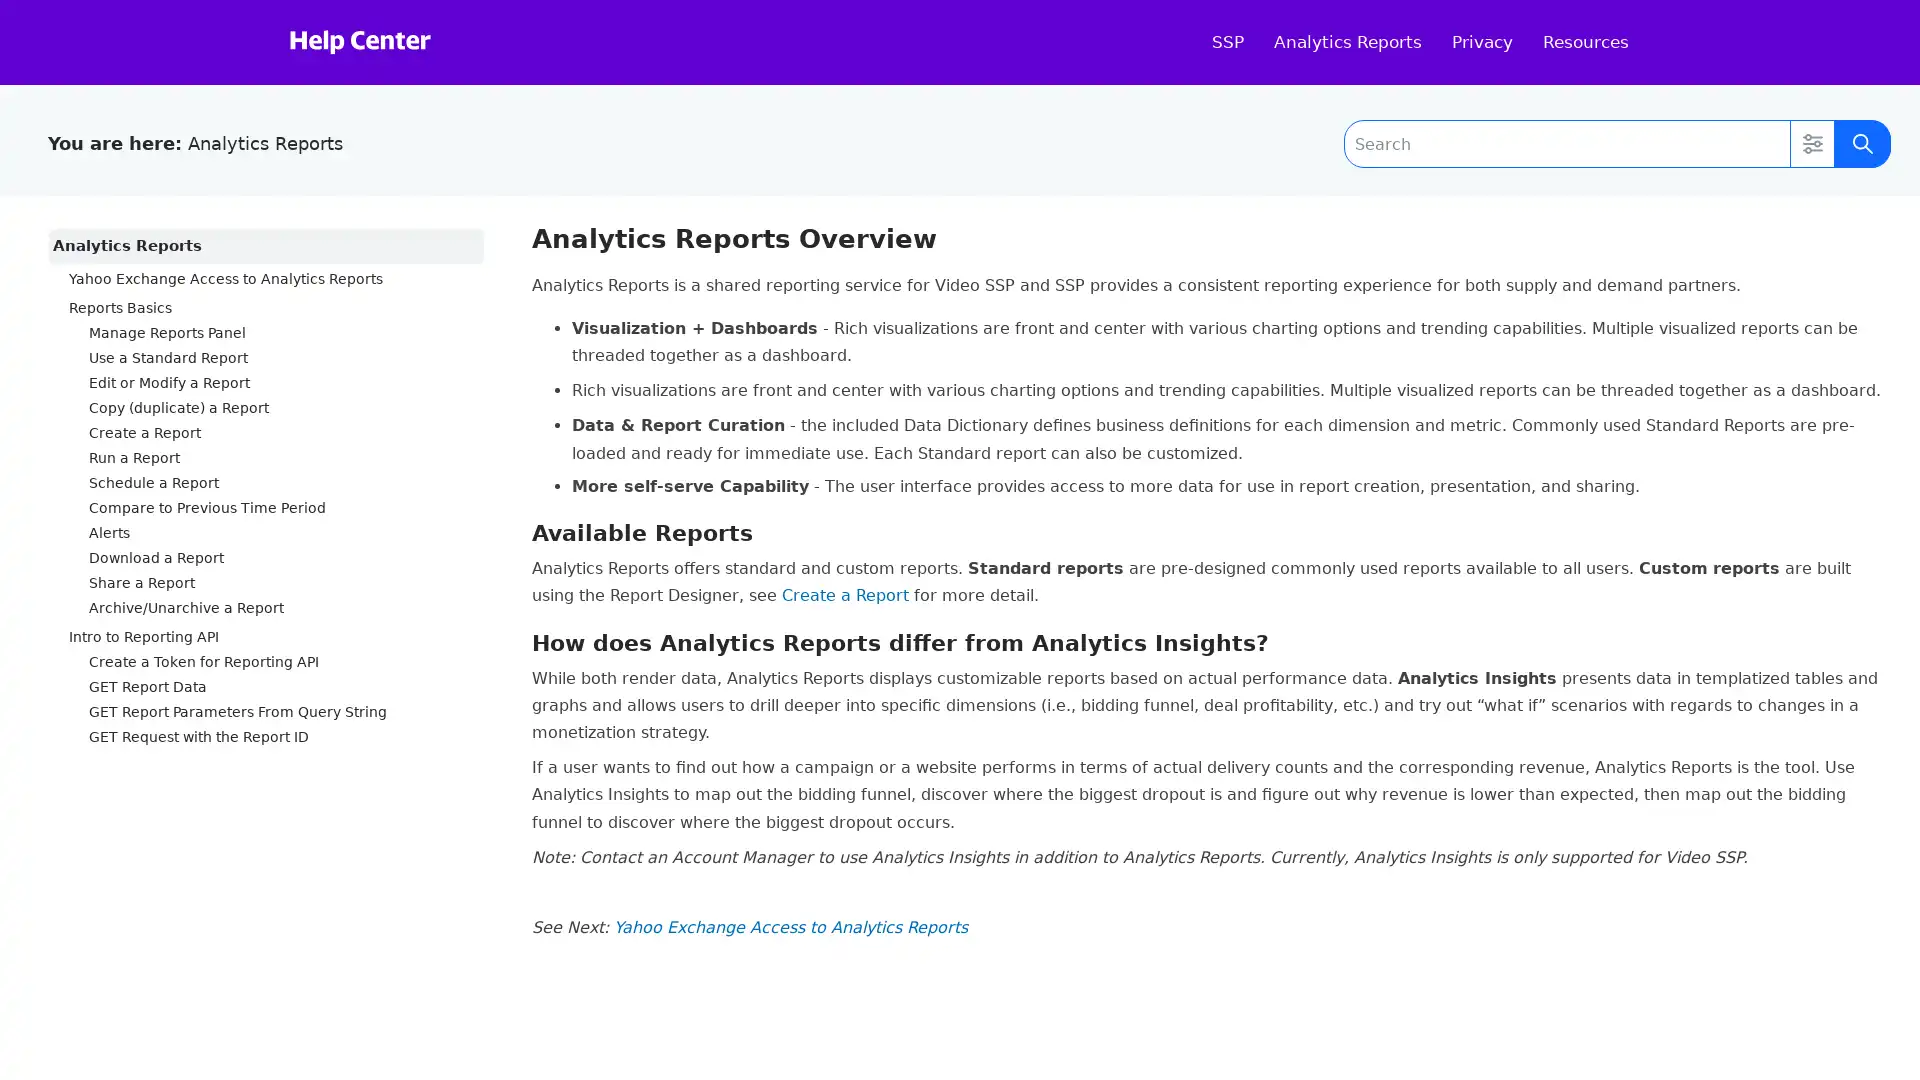 This screenshot has width=1920, height=1080. I want to click on Submit Search, so click(1861, 142).